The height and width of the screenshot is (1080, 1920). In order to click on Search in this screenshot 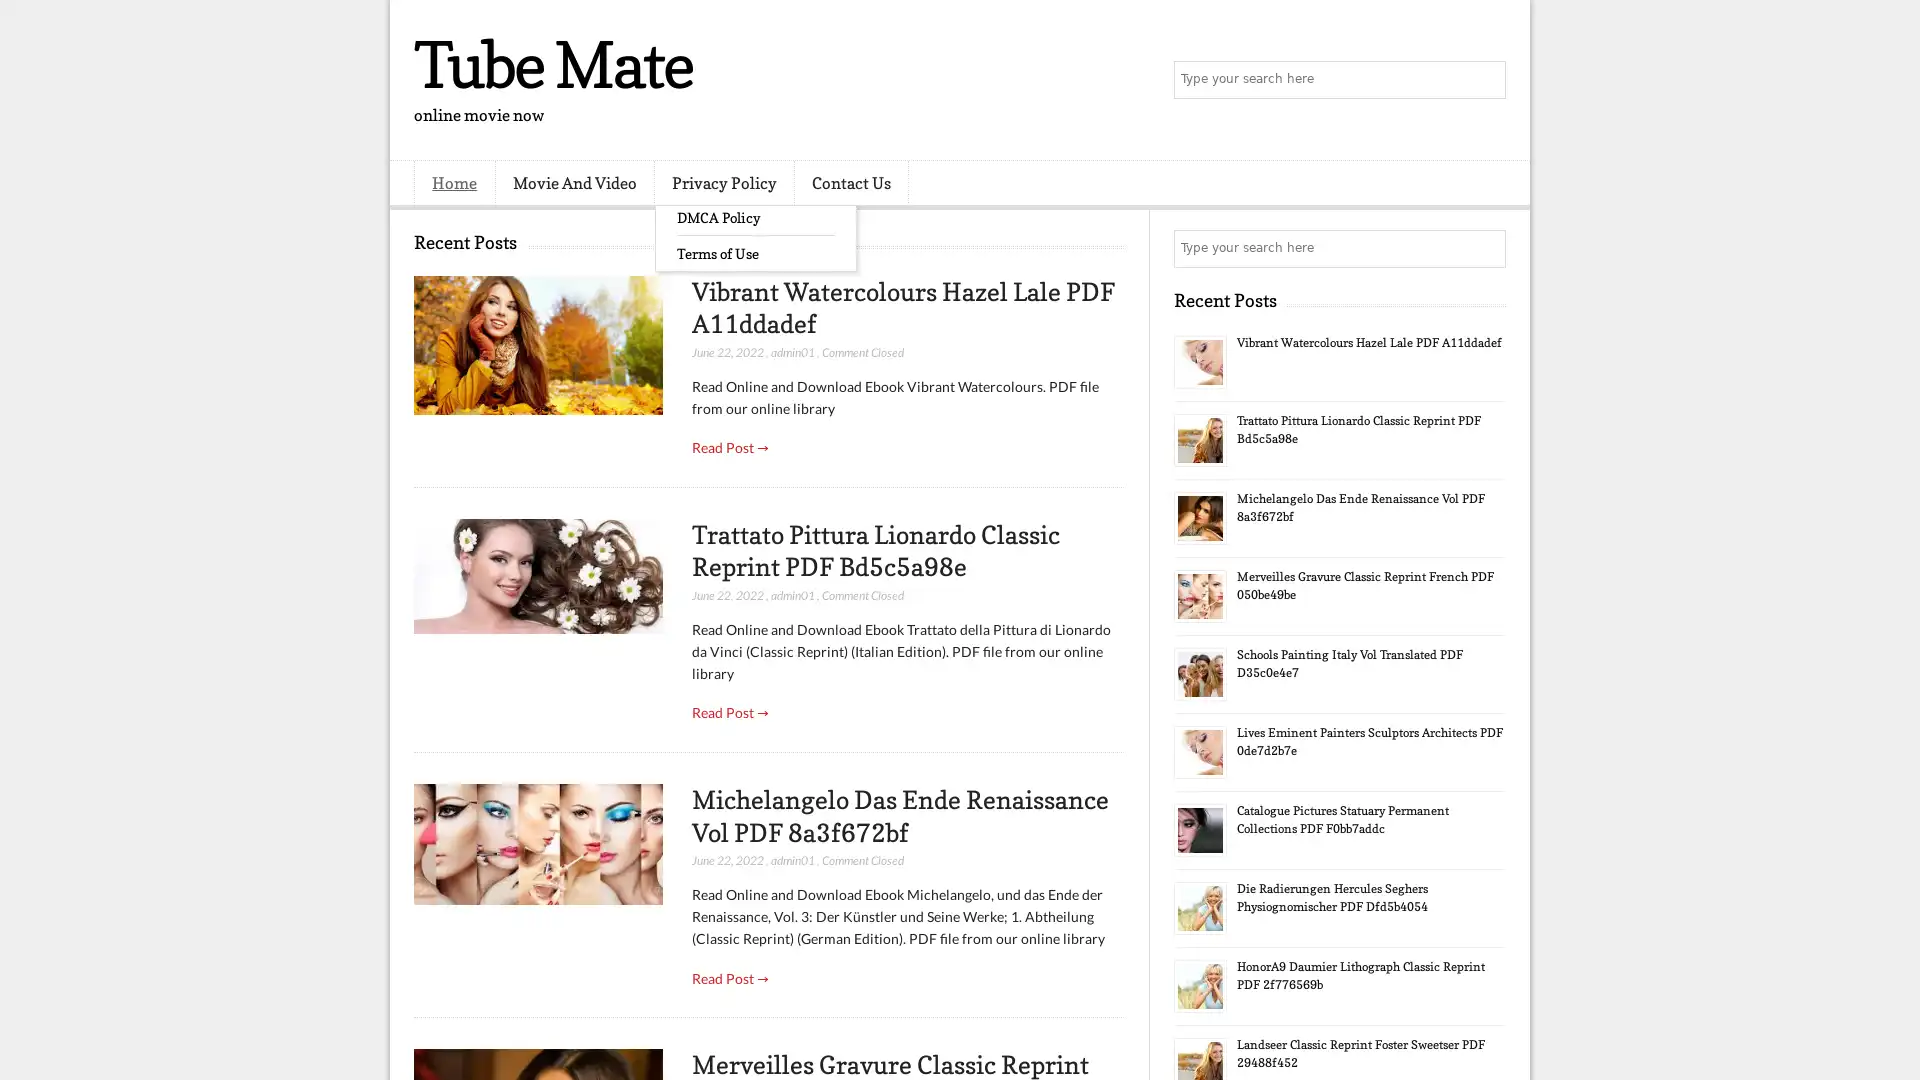, I will do `click(1485, 248)`.